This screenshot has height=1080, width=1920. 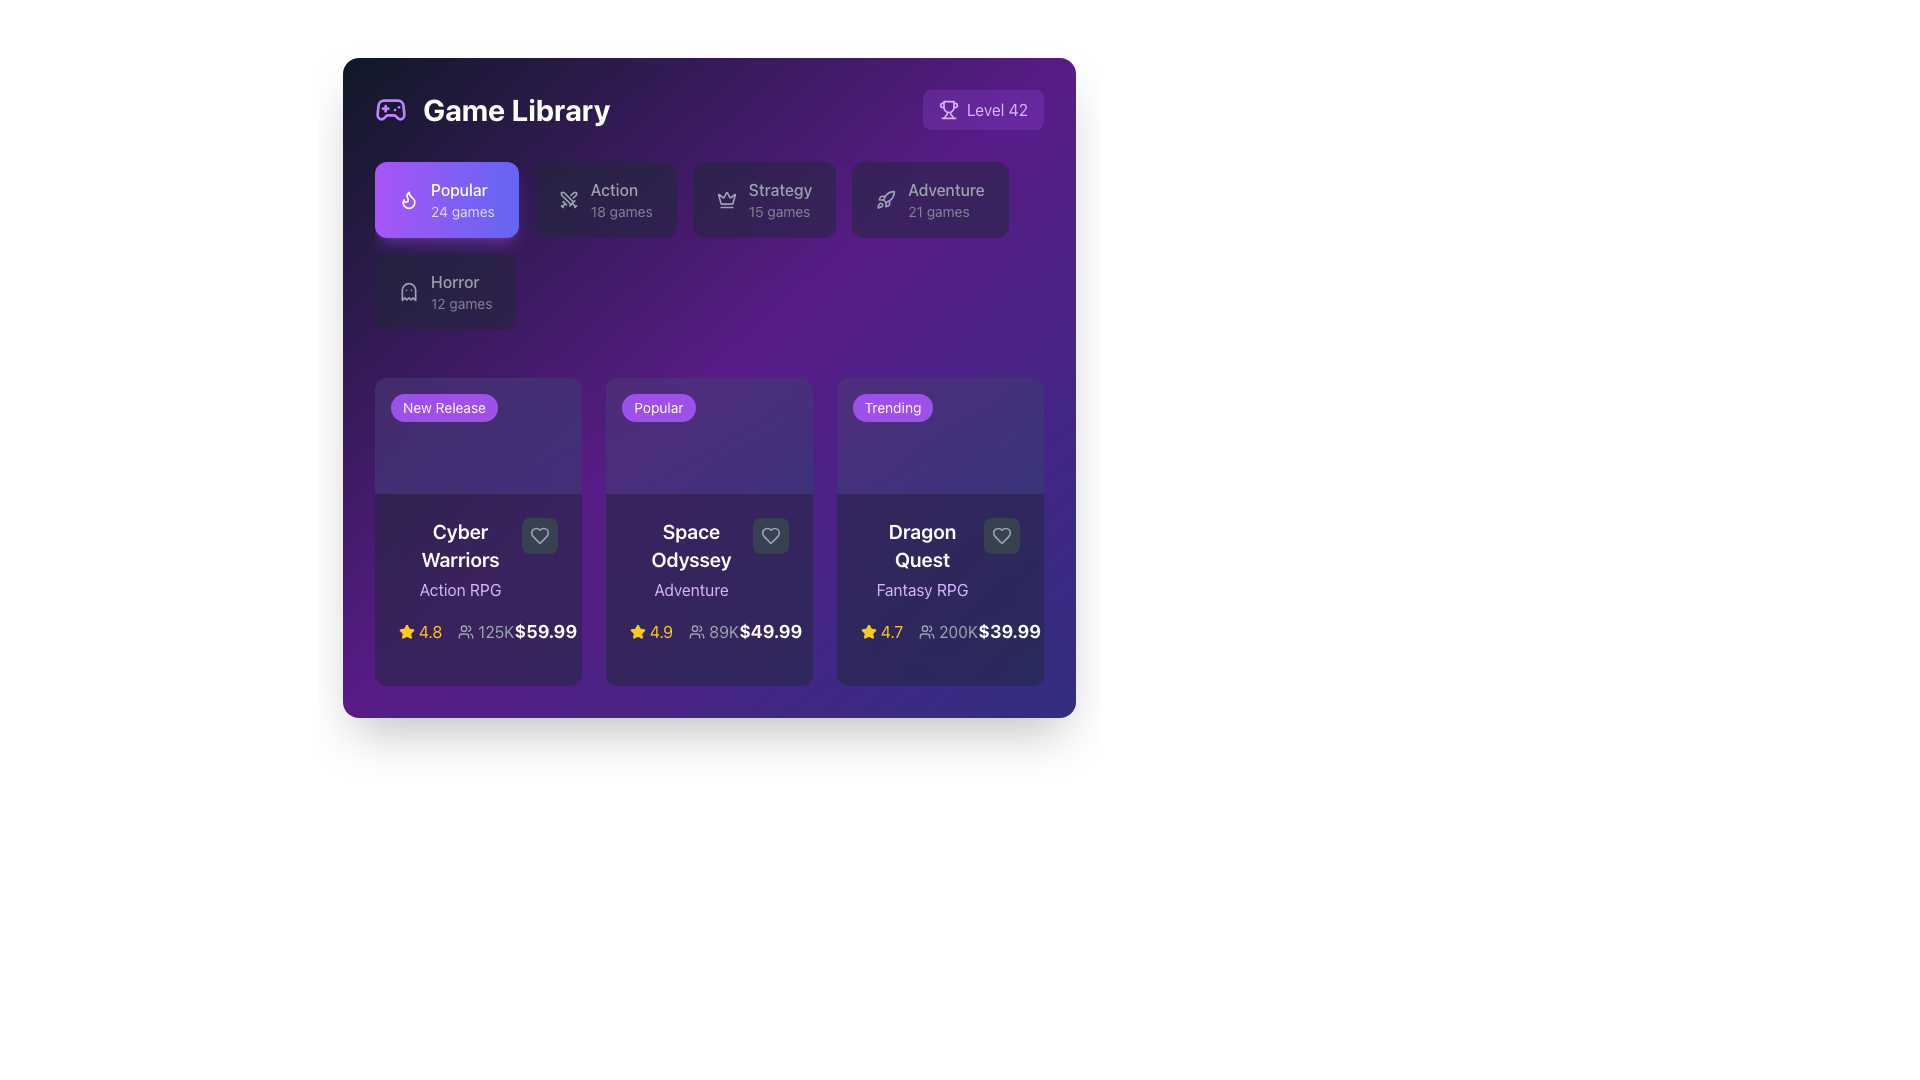 What do you see at coordinates (769, 632) in the screenshot?
I see `the text block displaying the price value '$49.99' located in the lower center of the middle game card for 'Space Odyssey'` at bounding box center [769, 632].